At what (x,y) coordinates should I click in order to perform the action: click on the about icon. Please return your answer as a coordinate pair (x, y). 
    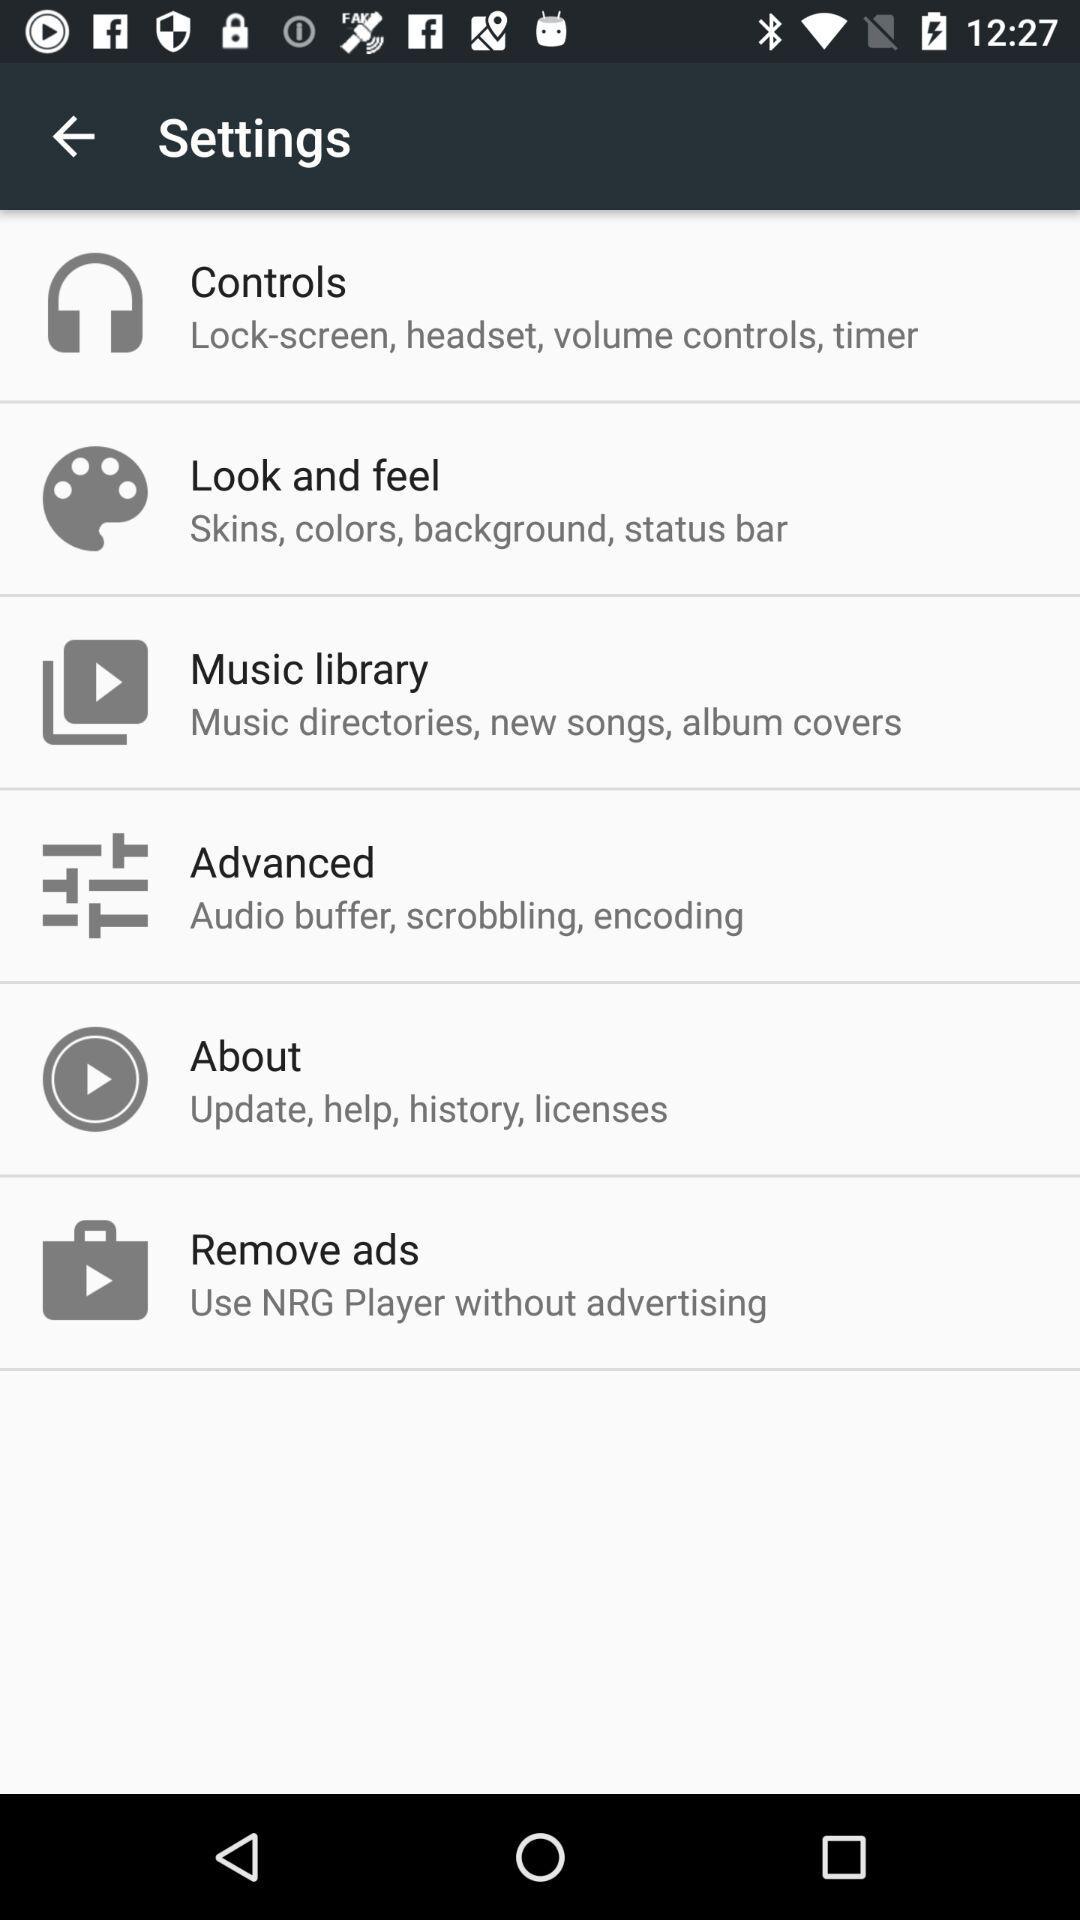
    Looking at the image, I should click on (244, 1053).